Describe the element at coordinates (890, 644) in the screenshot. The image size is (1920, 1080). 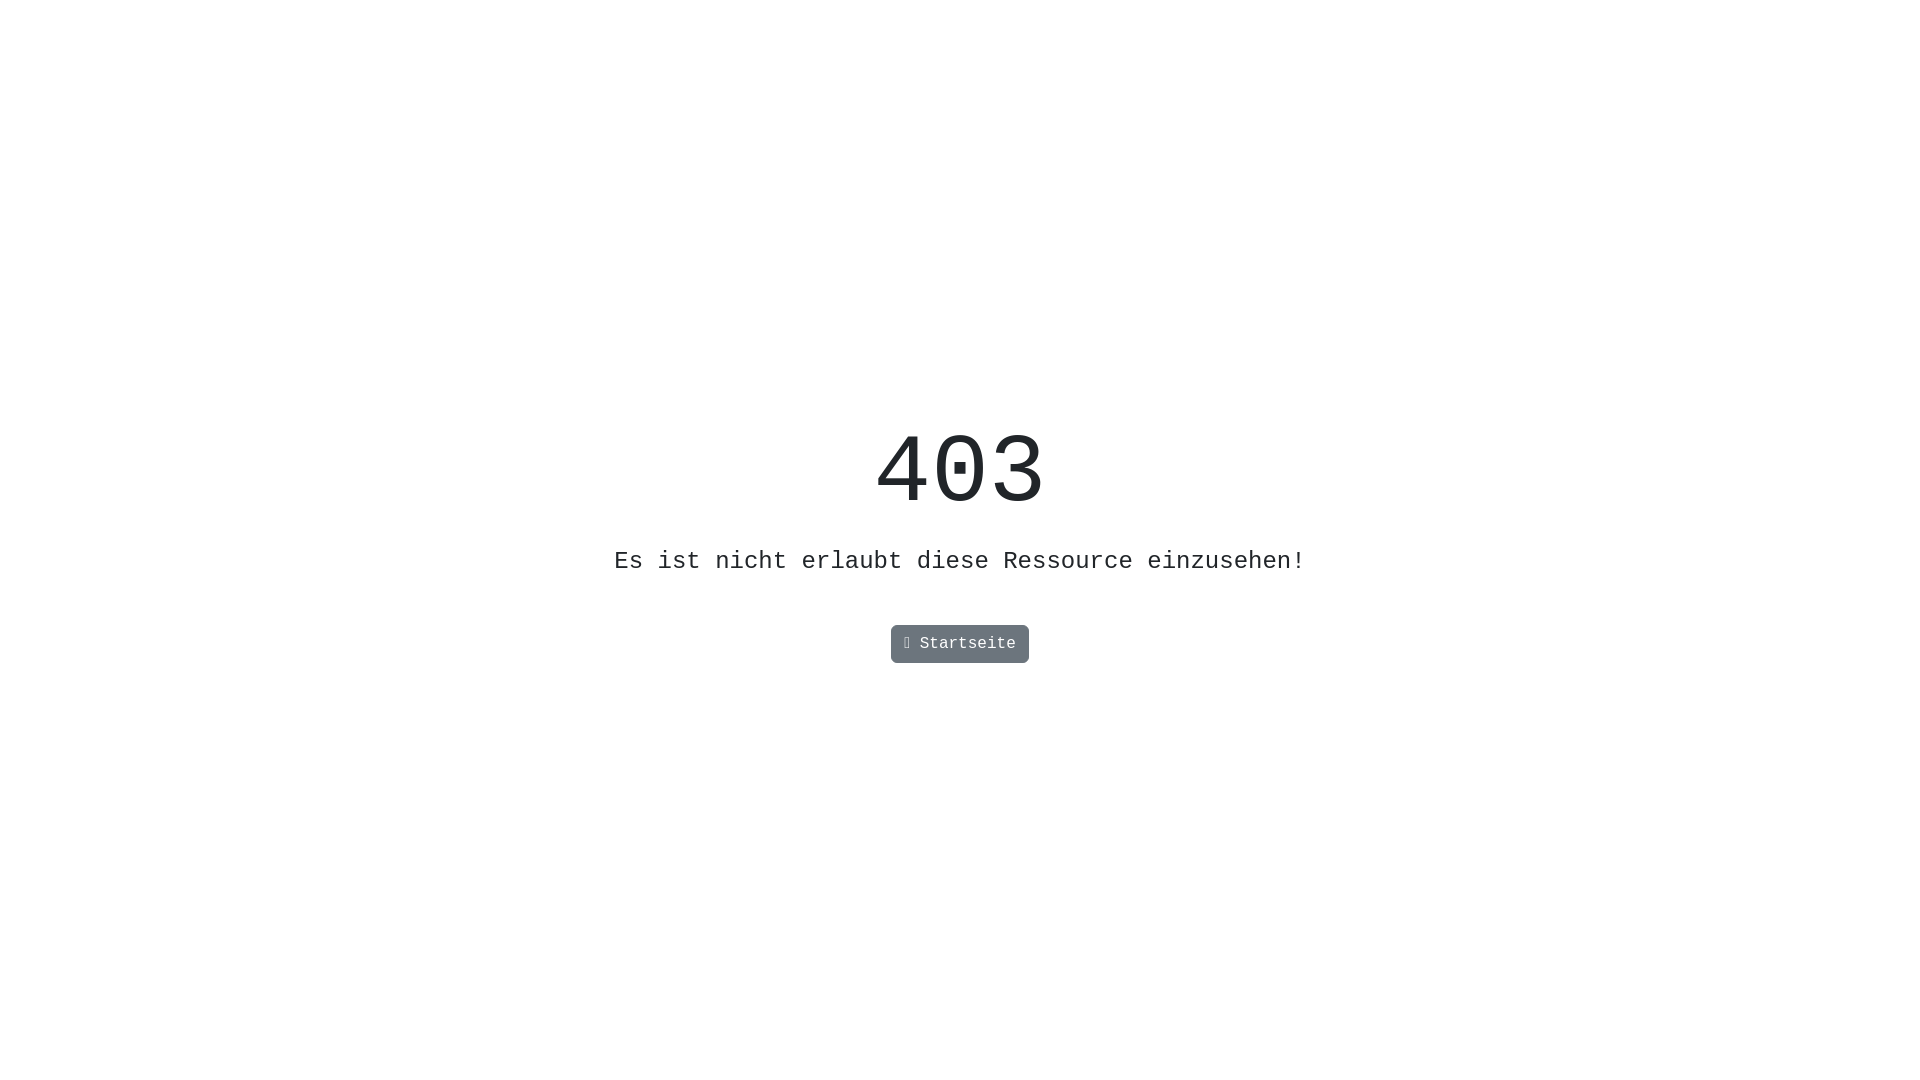
I see `'Startseite'` at that location.